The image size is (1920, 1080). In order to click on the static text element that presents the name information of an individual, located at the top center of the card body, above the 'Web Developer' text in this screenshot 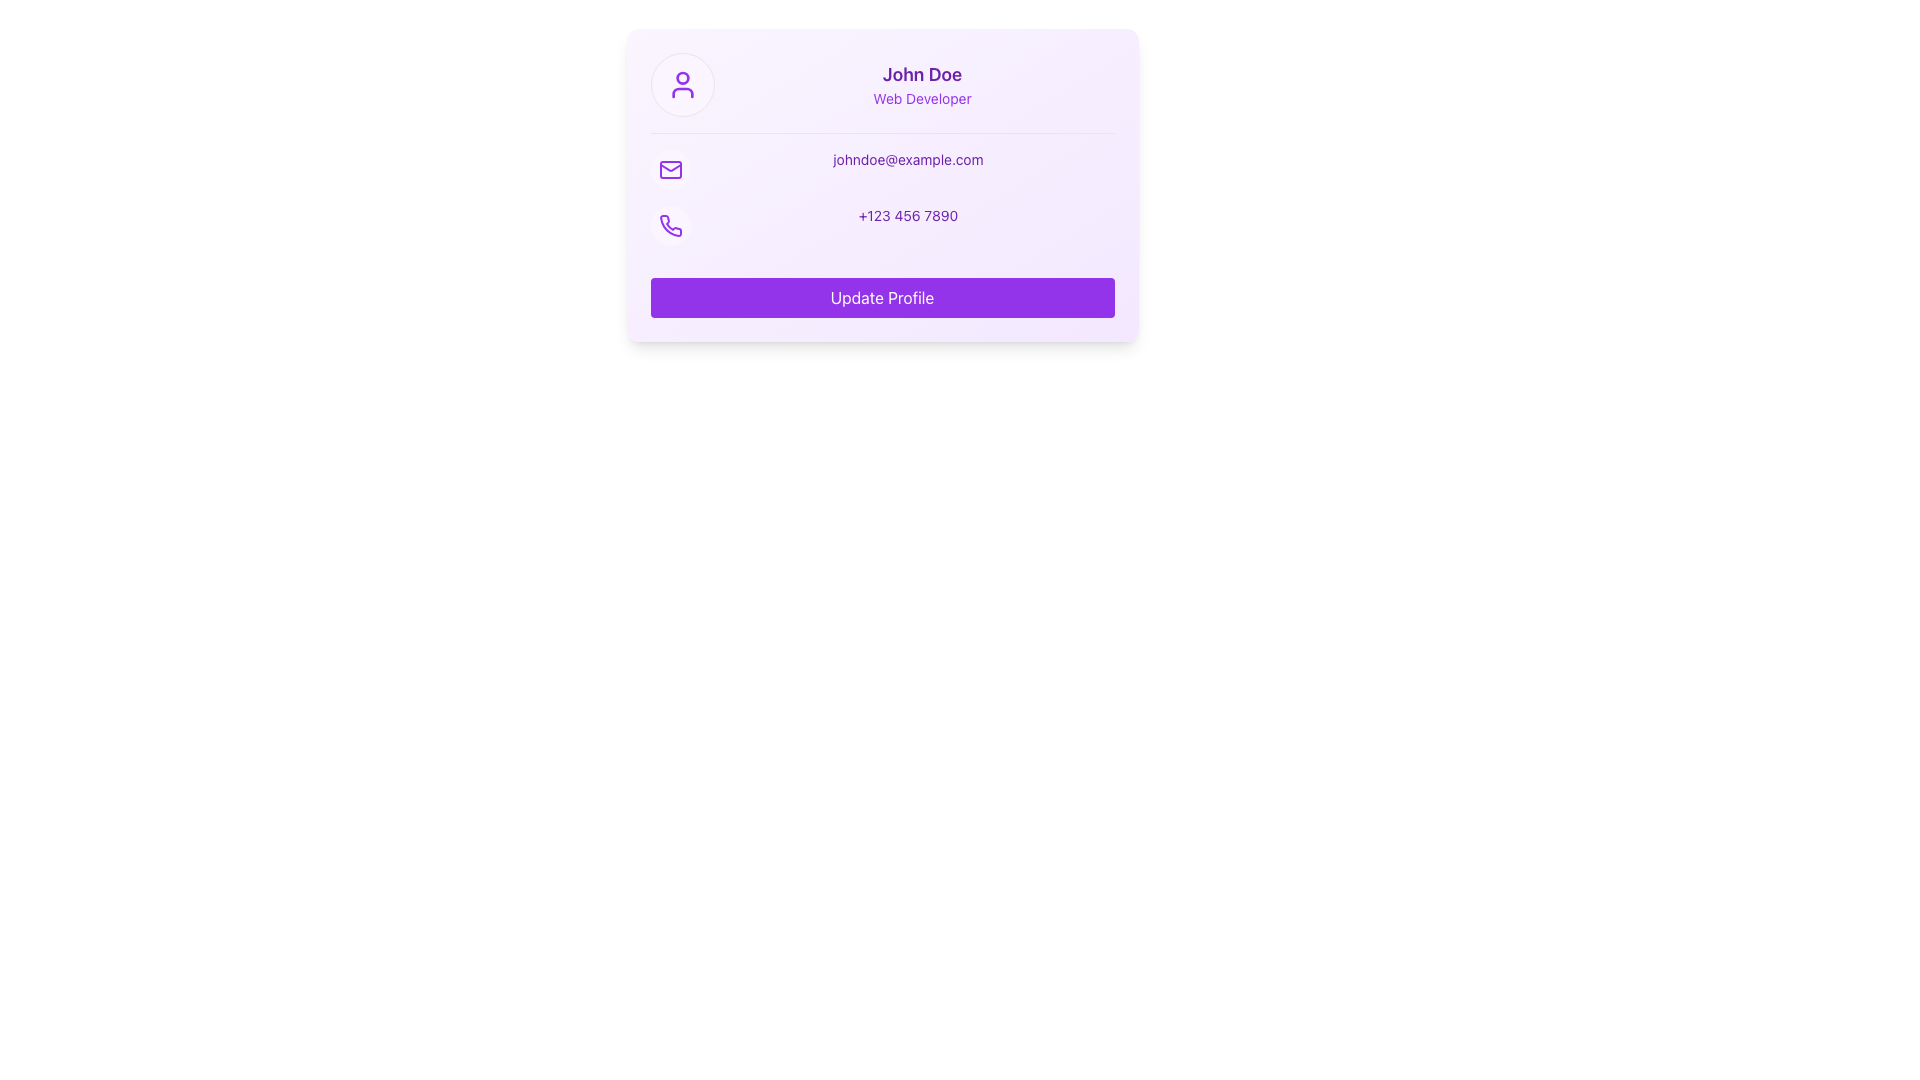, I will do `click(921, 73)`.